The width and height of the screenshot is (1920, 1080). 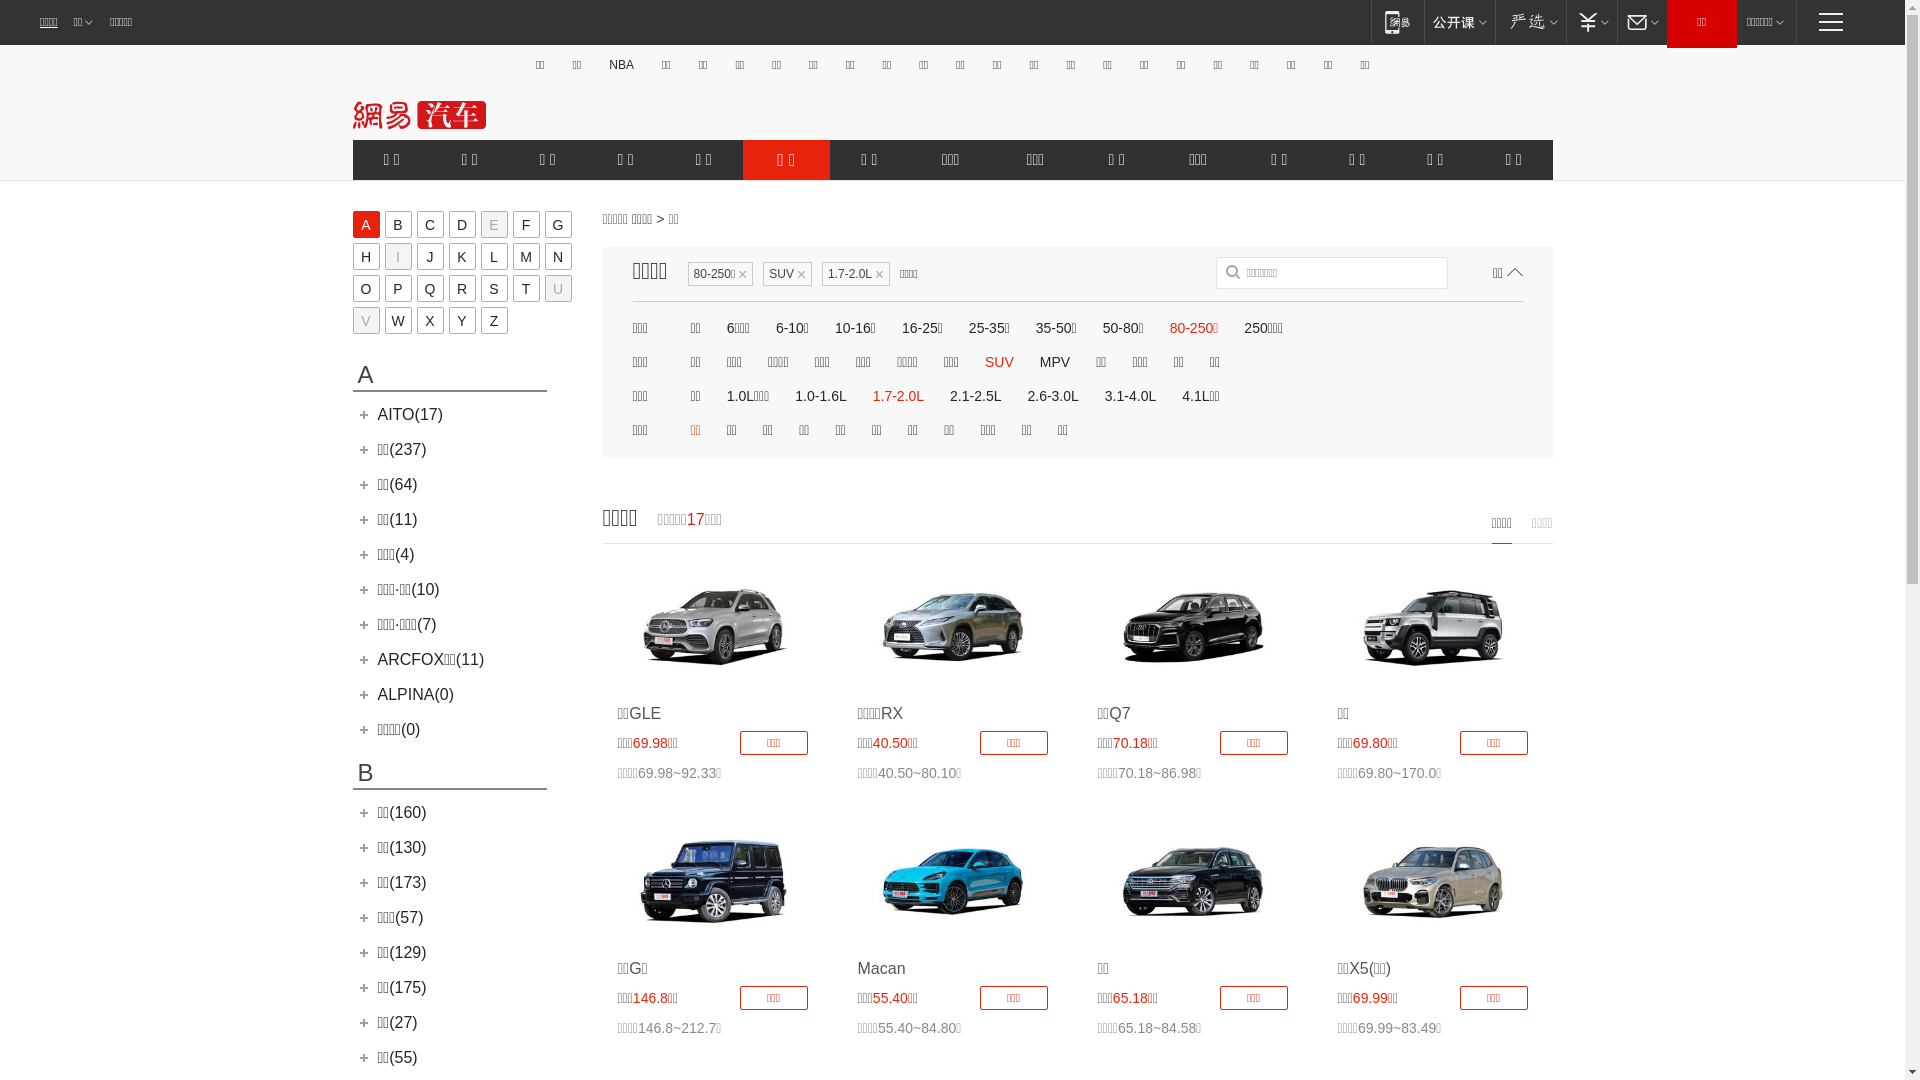 I want to click on 'I', so click(x=384, y=255).